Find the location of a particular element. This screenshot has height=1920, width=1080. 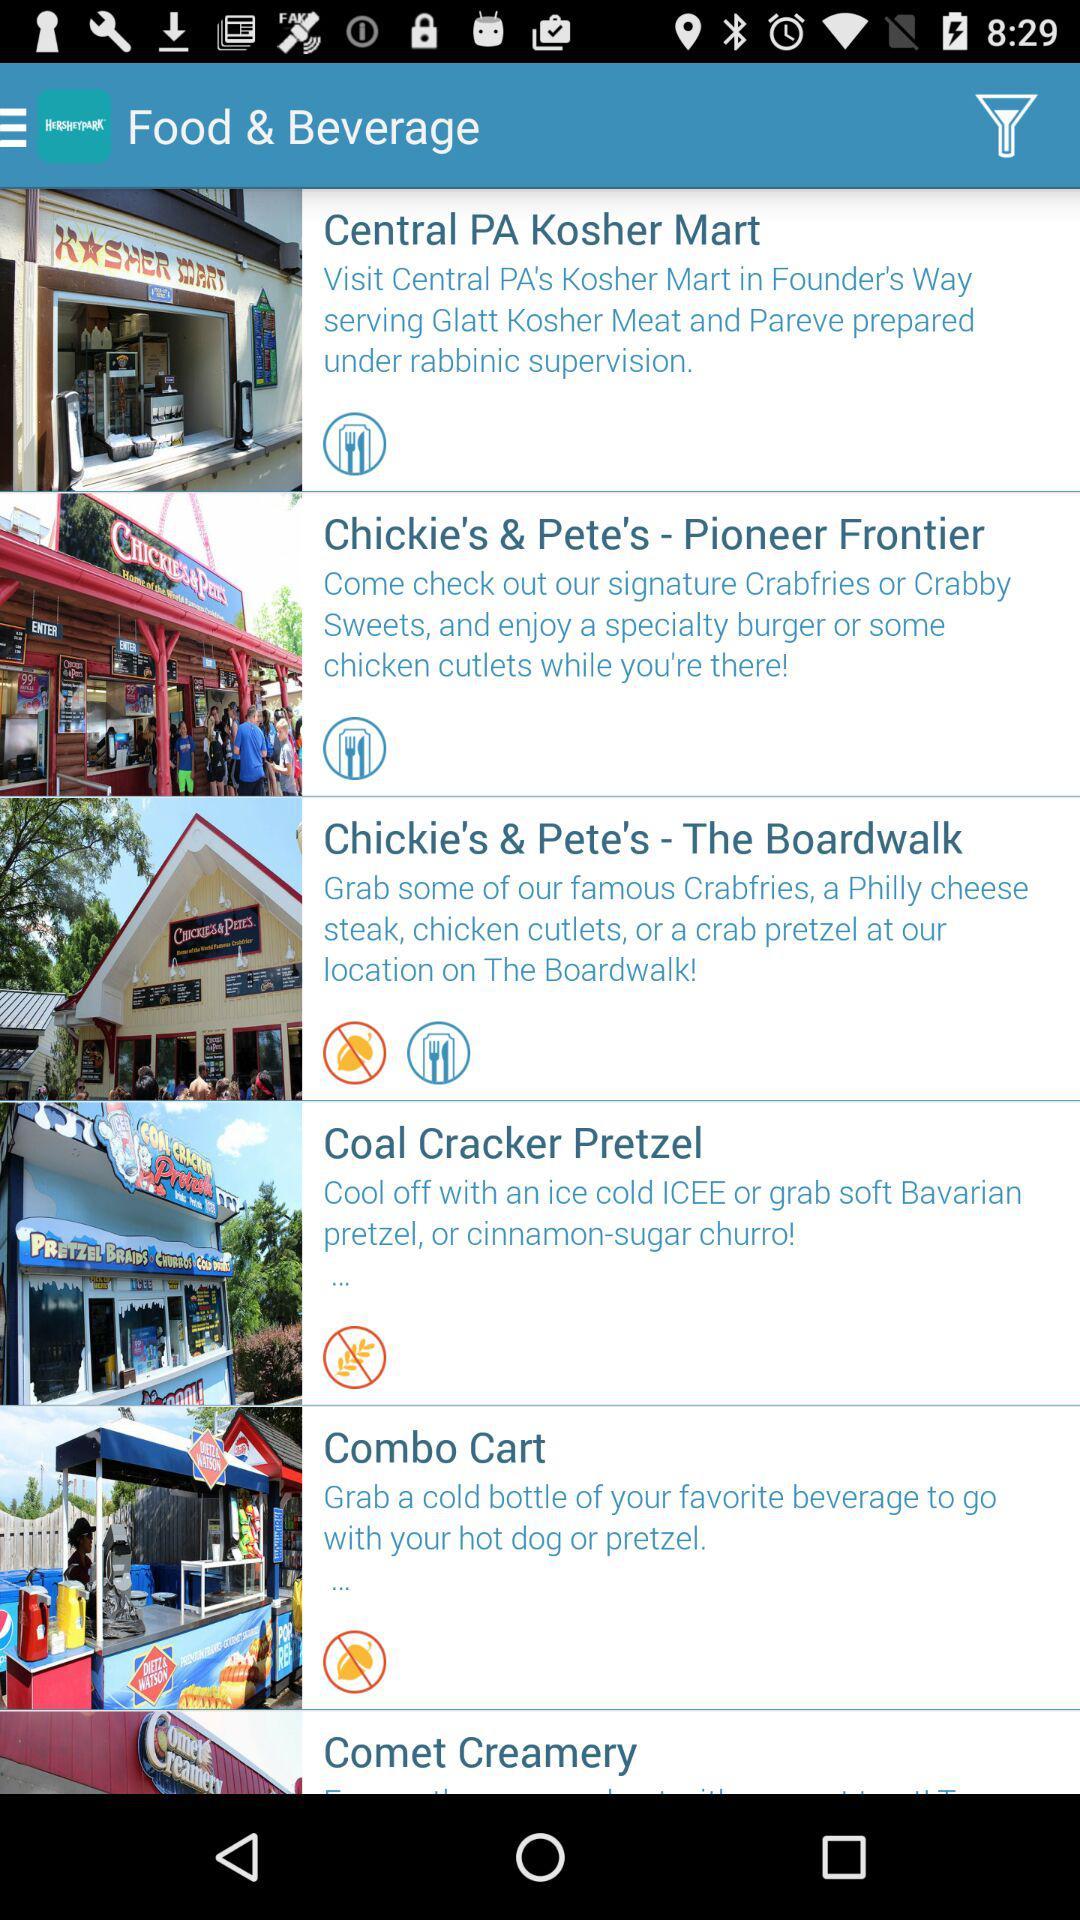

icon above the central pa kosher is located at coordinates (1006, 124).